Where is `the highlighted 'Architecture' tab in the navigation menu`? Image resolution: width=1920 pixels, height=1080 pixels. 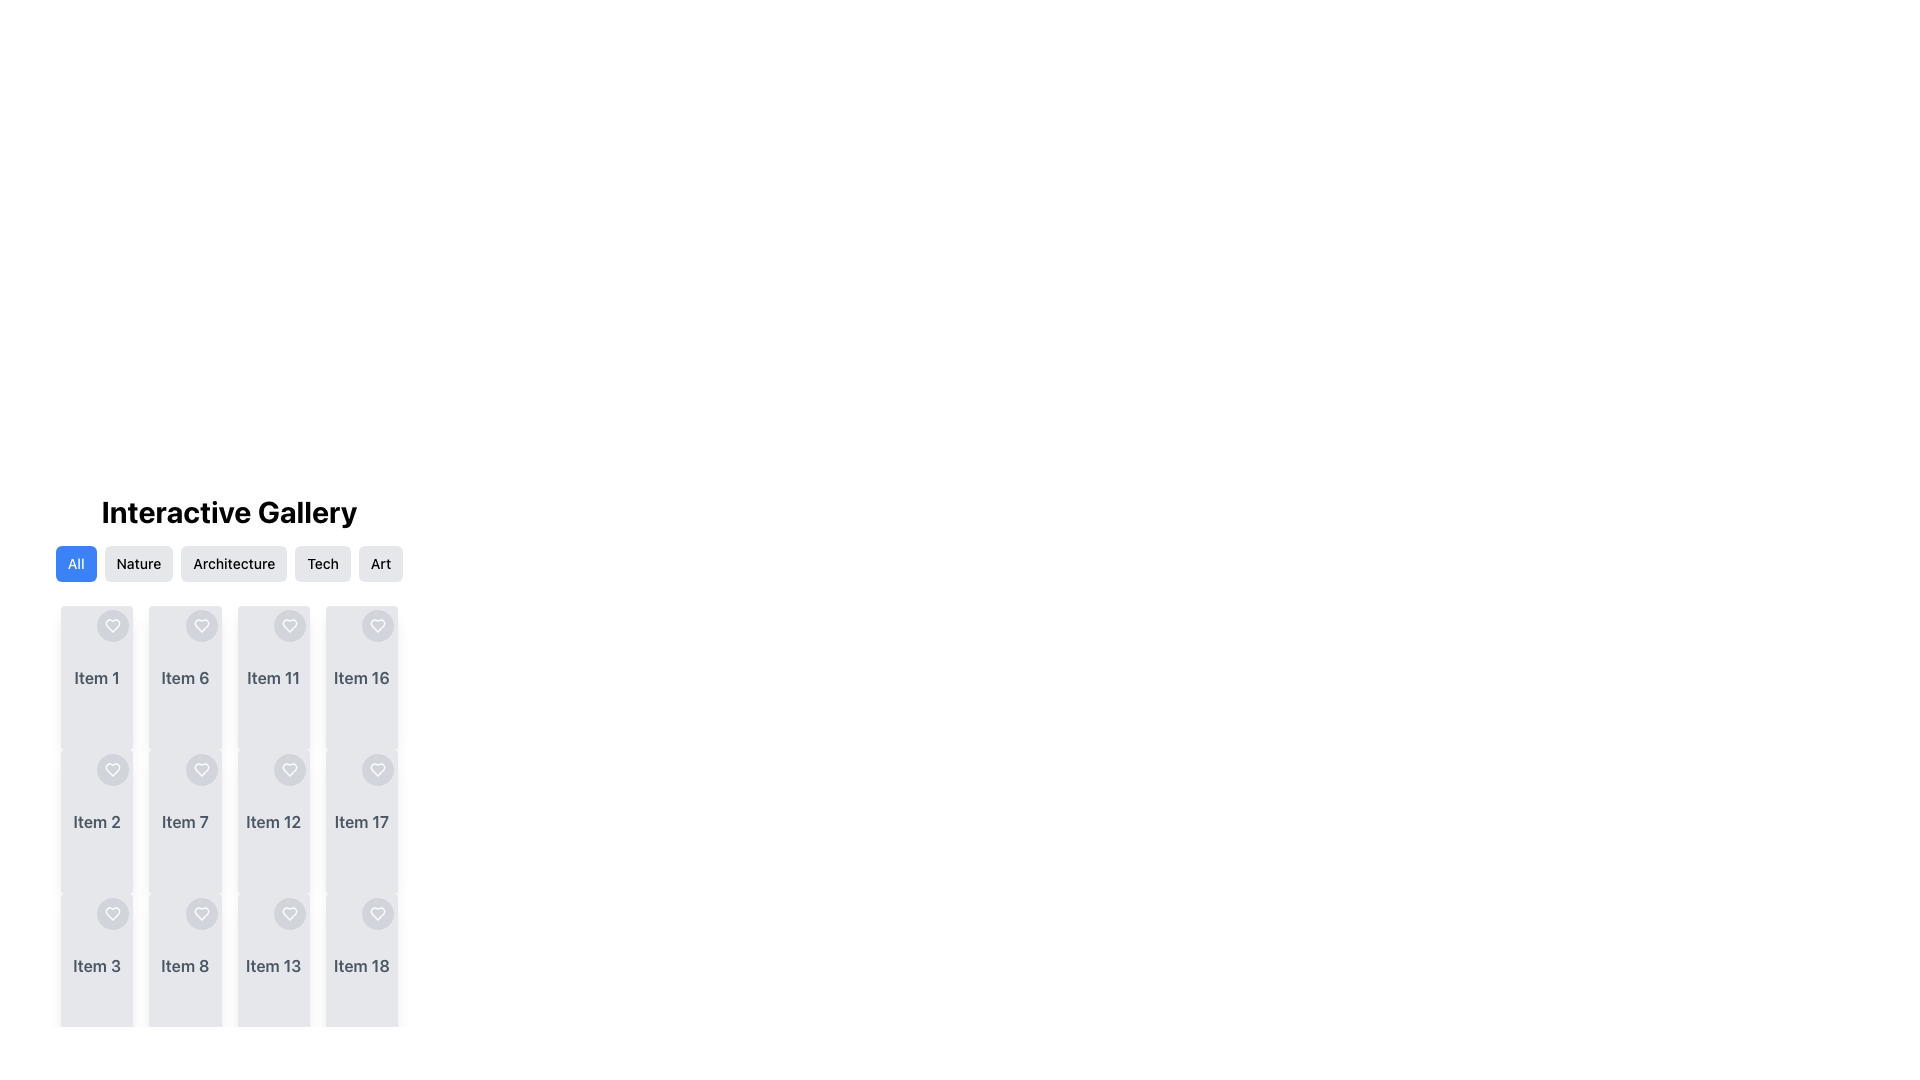
the highlighted 'Architecture' tab in the navigation menu is located at coordinates (229, 563).